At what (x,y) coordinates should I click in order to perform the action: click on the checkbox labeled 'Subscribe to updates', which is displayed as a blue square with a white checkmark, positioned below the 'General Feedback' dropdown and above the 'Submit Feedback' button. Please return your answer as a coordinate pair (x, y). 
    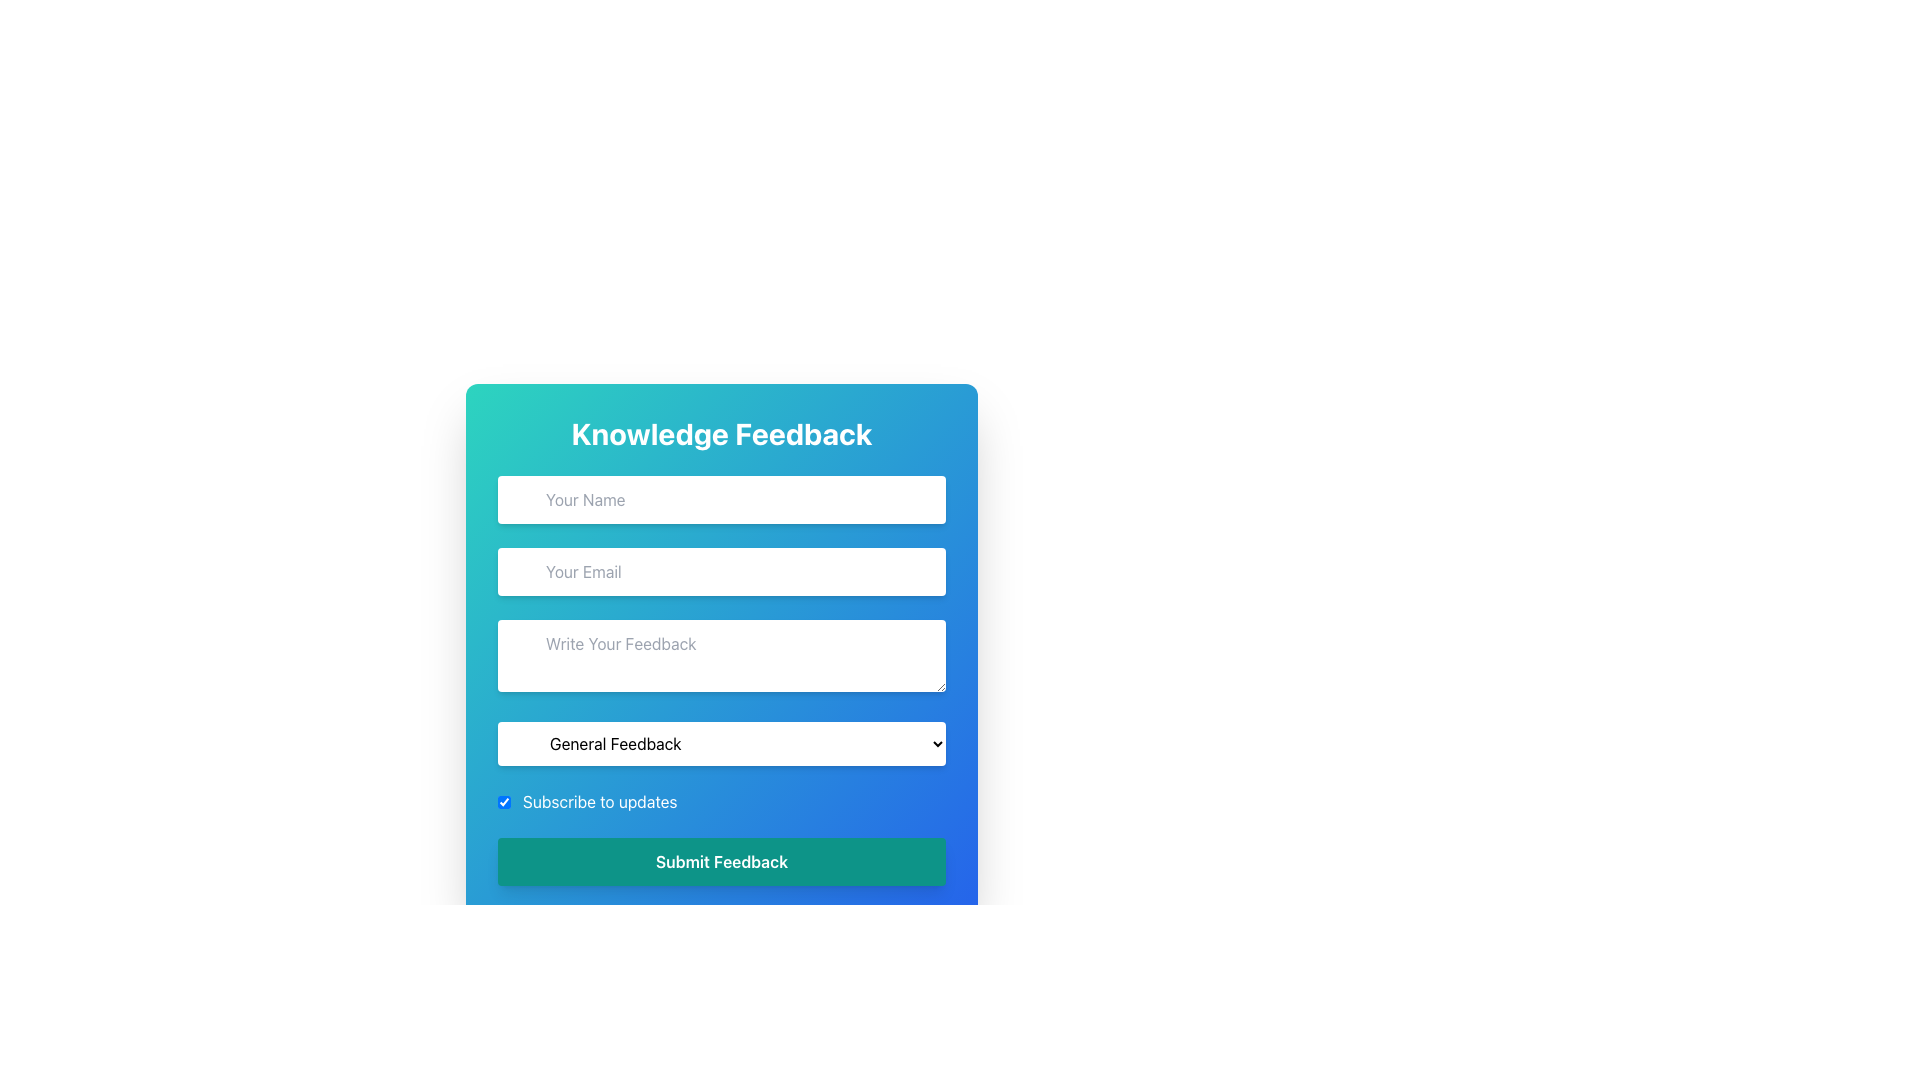
    Looking at the image, I should click on (720, 801).